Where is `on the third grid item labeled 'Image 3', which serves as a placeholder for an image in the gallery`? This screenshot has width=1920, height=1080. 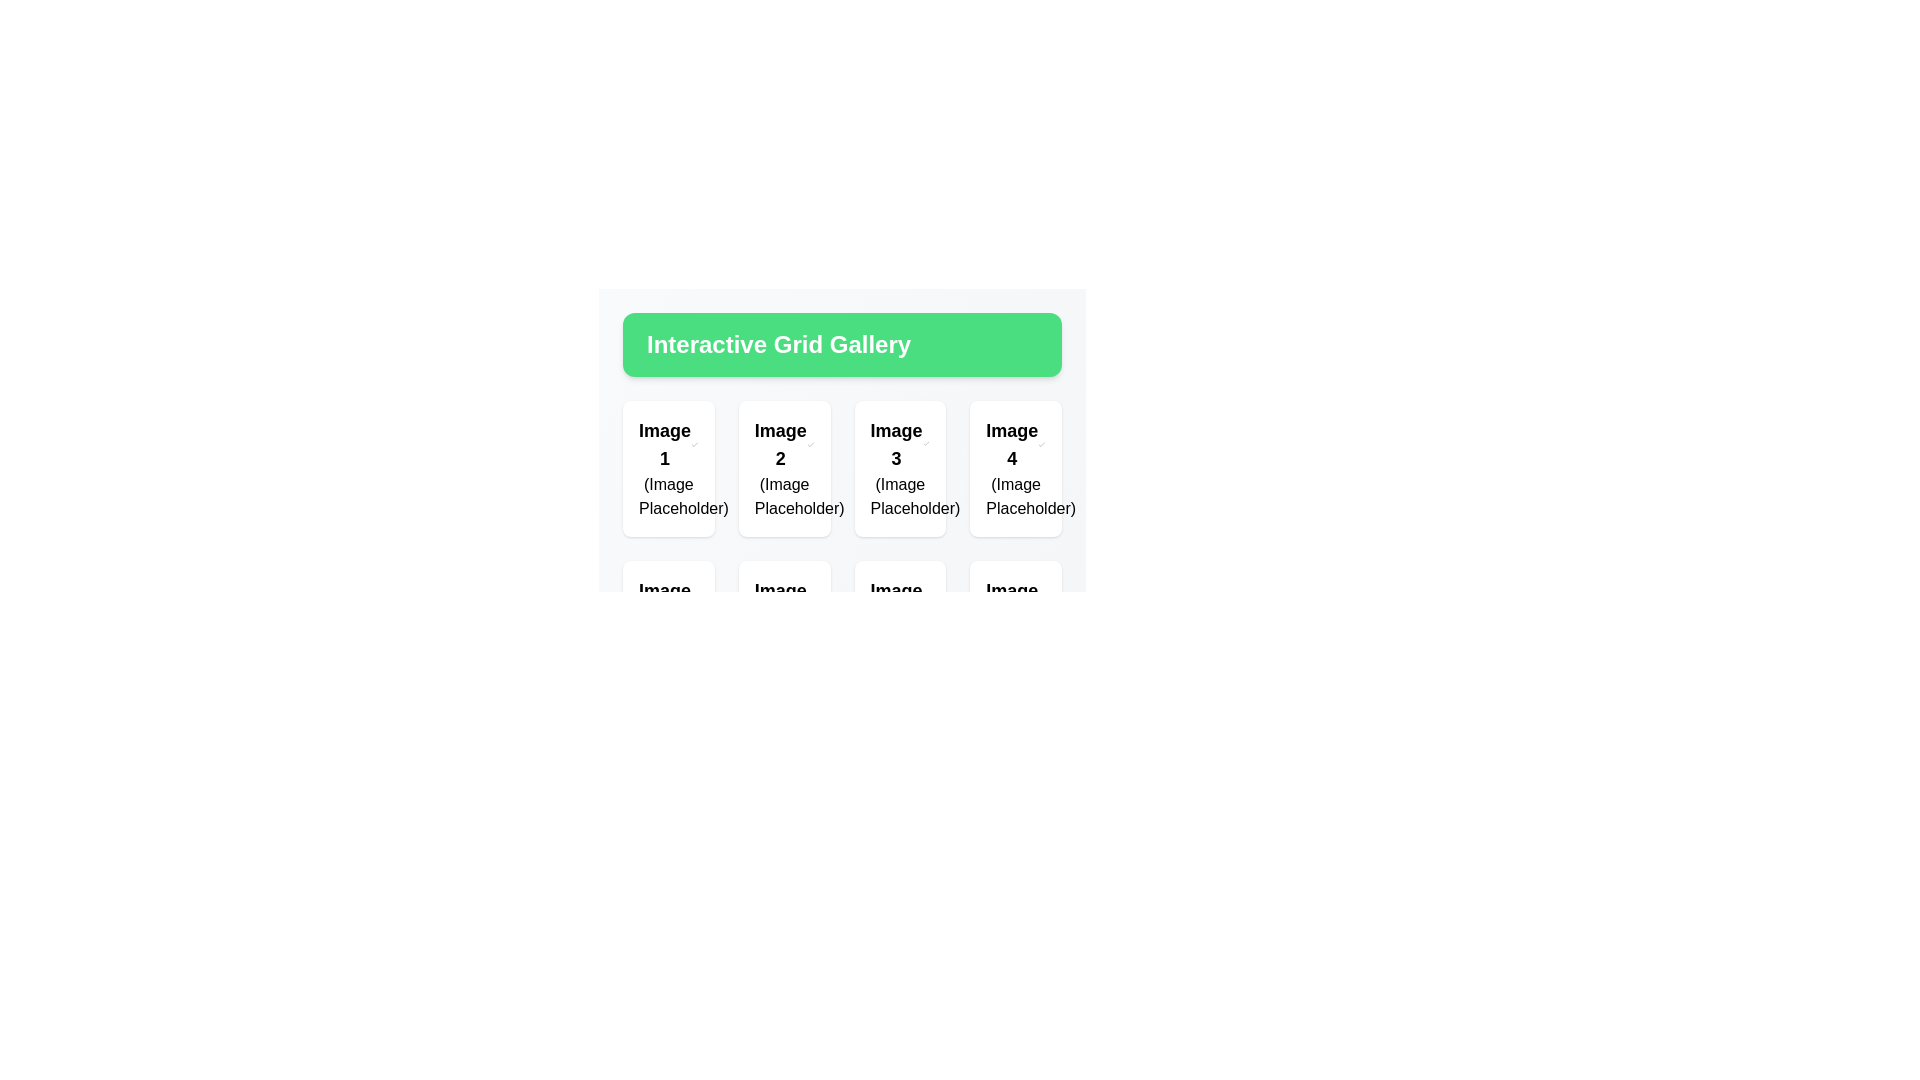 on the third grid item labeled 'Image 3', which serves as a placeholder for an image in the gallery is located at coordinates (899, 443).